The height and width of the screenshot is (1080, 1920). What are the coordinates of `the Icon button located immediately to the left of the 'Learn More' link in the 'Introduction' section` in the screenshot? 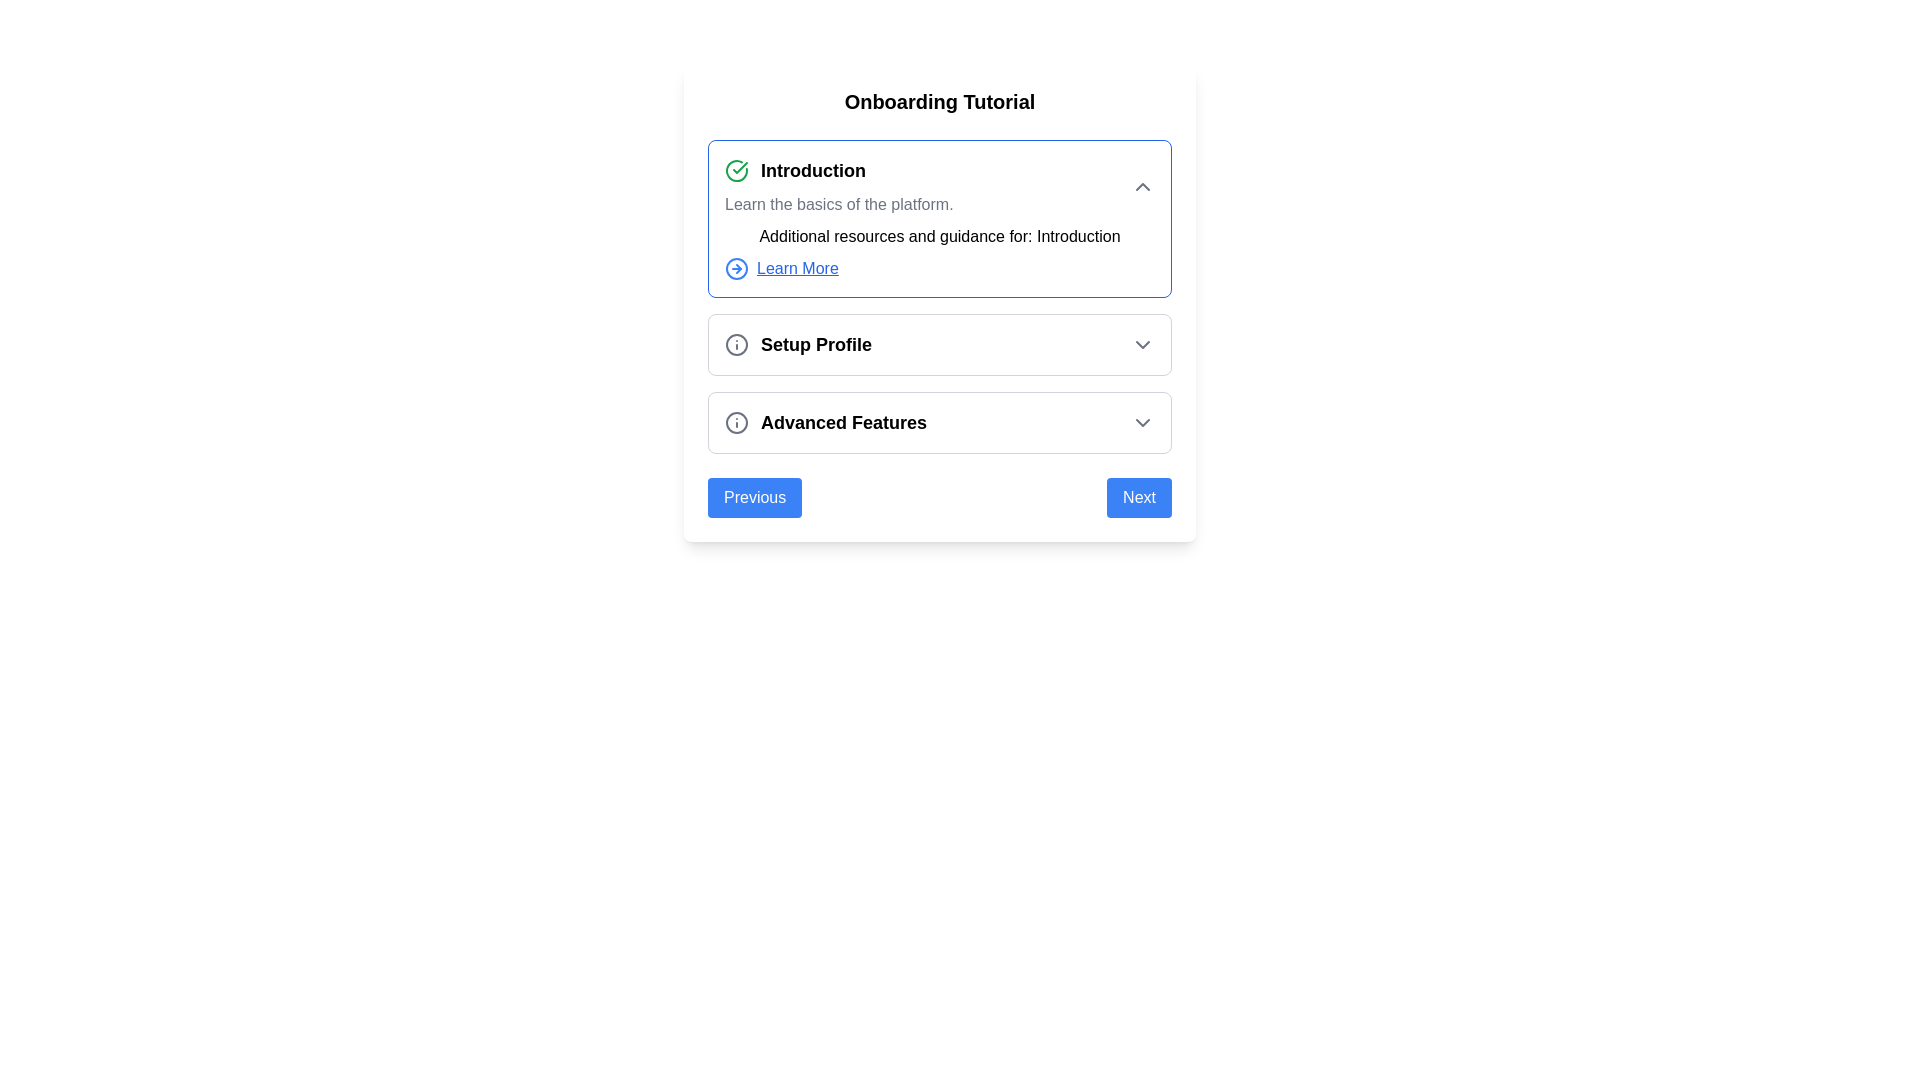 It's located at (736, 268).